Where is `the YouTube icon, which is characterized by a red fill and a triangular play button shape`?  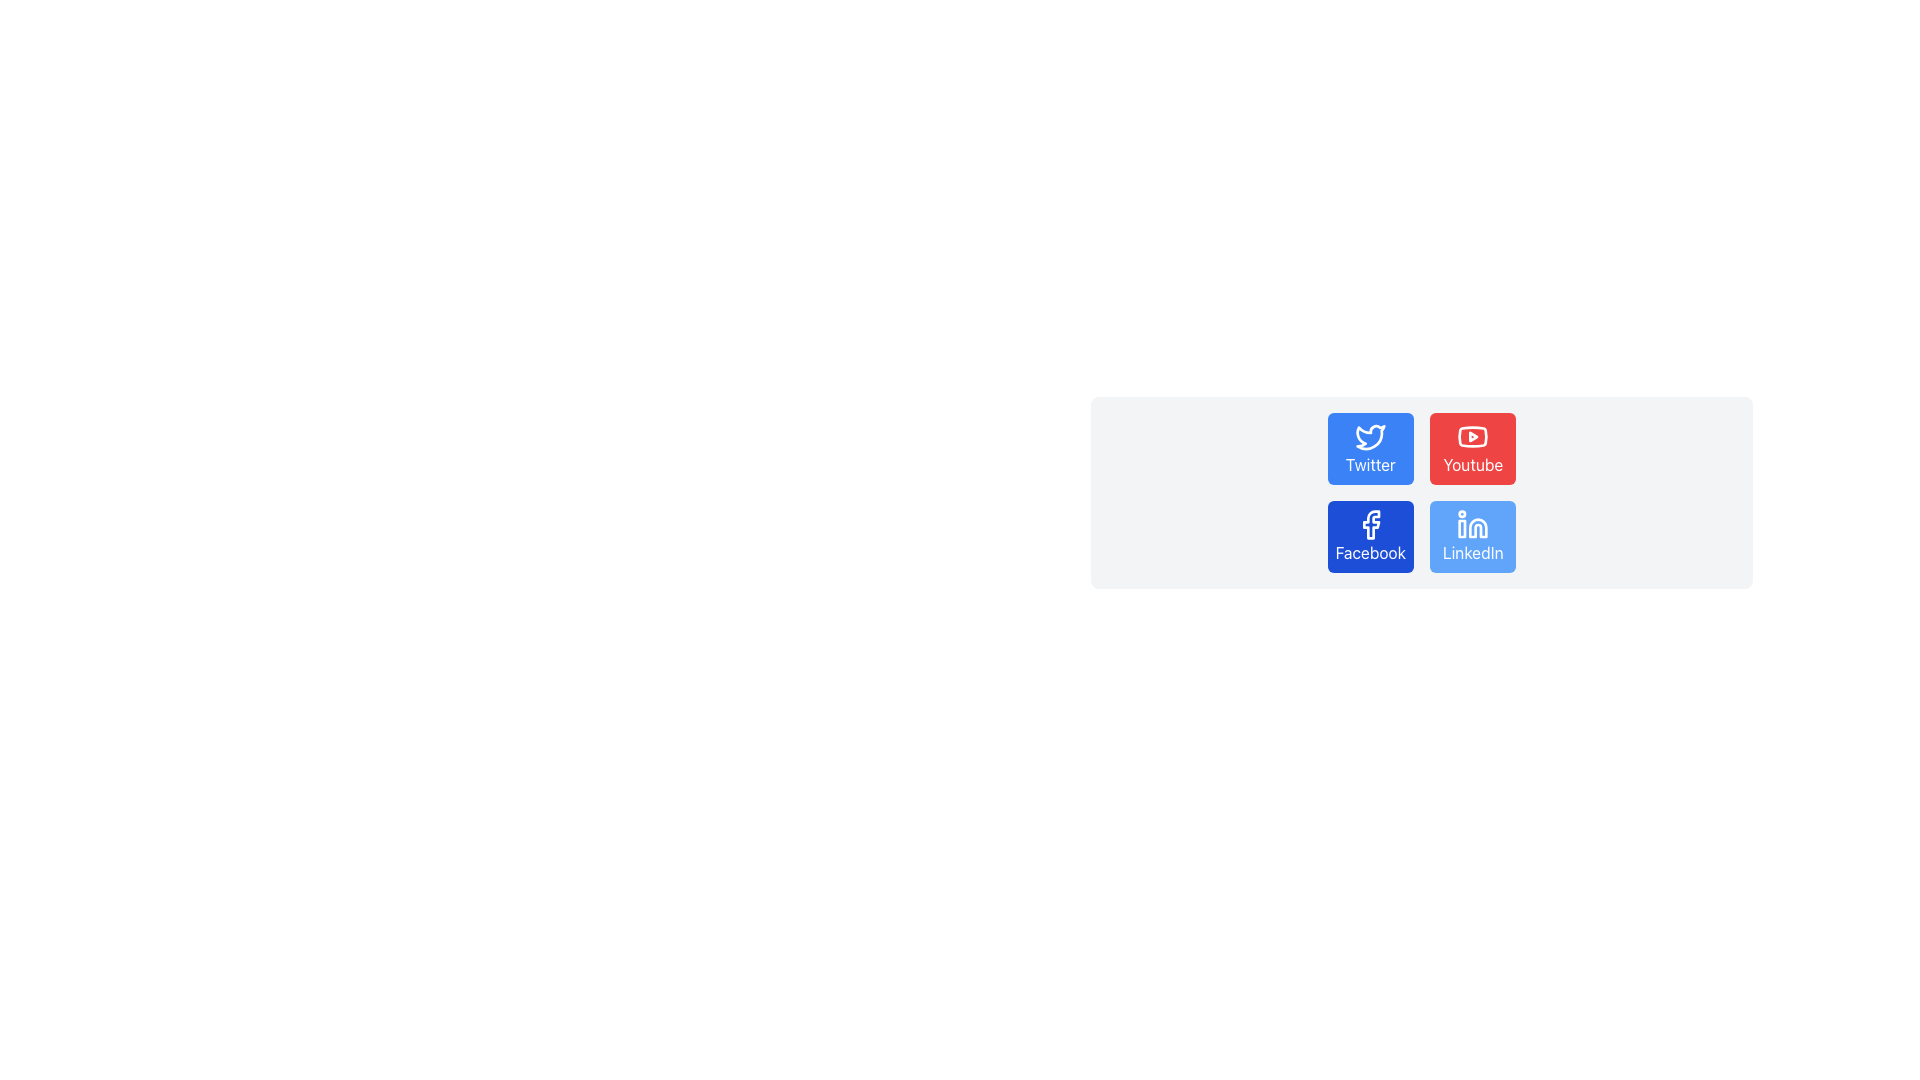
the YouTube icon, which is characterized by a red fill and a triangular play button shape is located at coordinates (1473, 435).